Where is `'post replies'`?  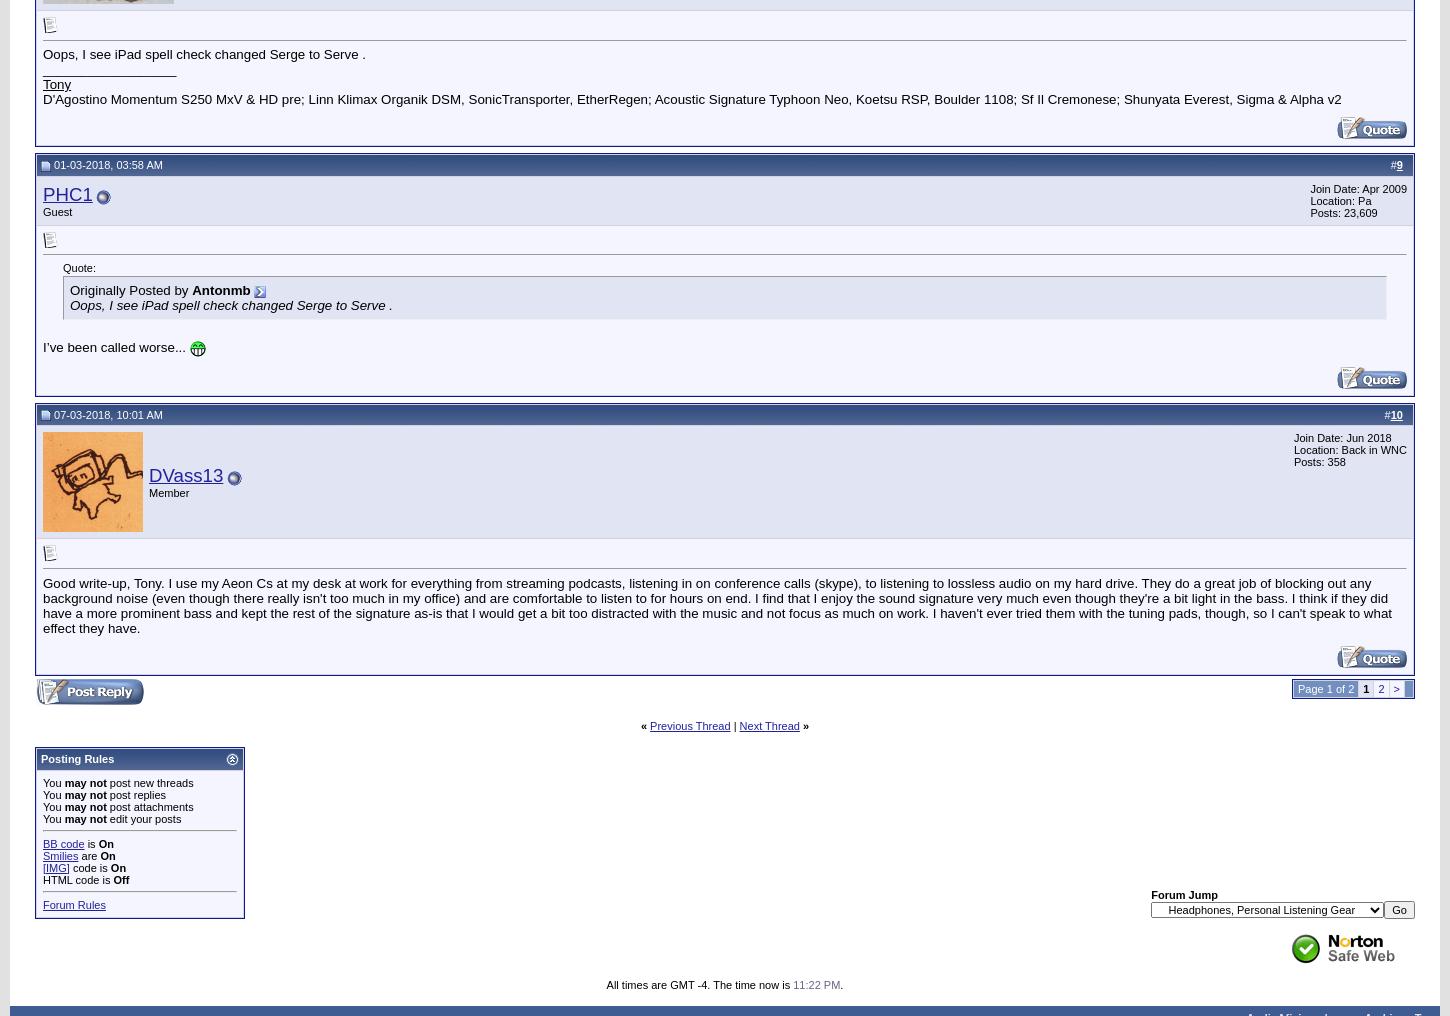
'post replies' is located at coordinates (105, 793).